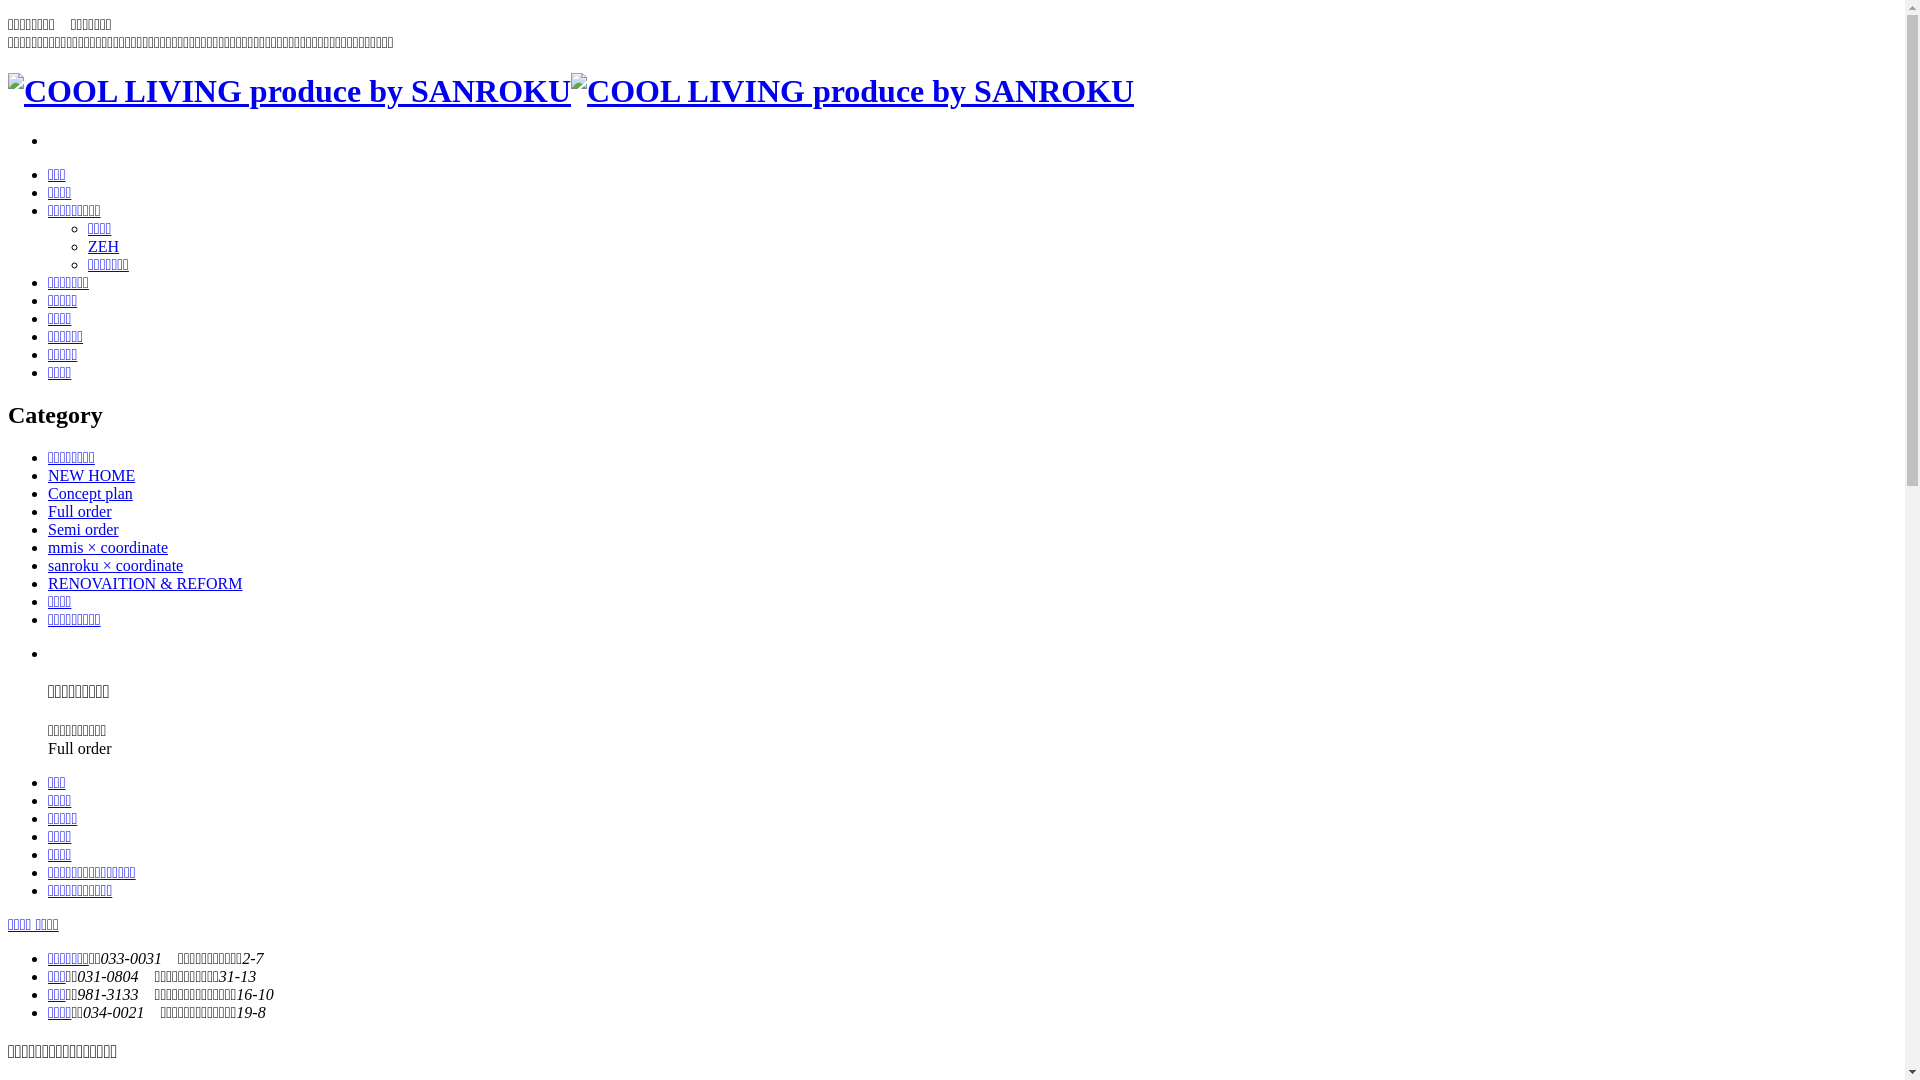 This screenshot has height=1080, width=1920. What do you see at coordinates (90, 475) in the screenshot?
I see `'NEW HOME'` at bounding box center [90, 475].